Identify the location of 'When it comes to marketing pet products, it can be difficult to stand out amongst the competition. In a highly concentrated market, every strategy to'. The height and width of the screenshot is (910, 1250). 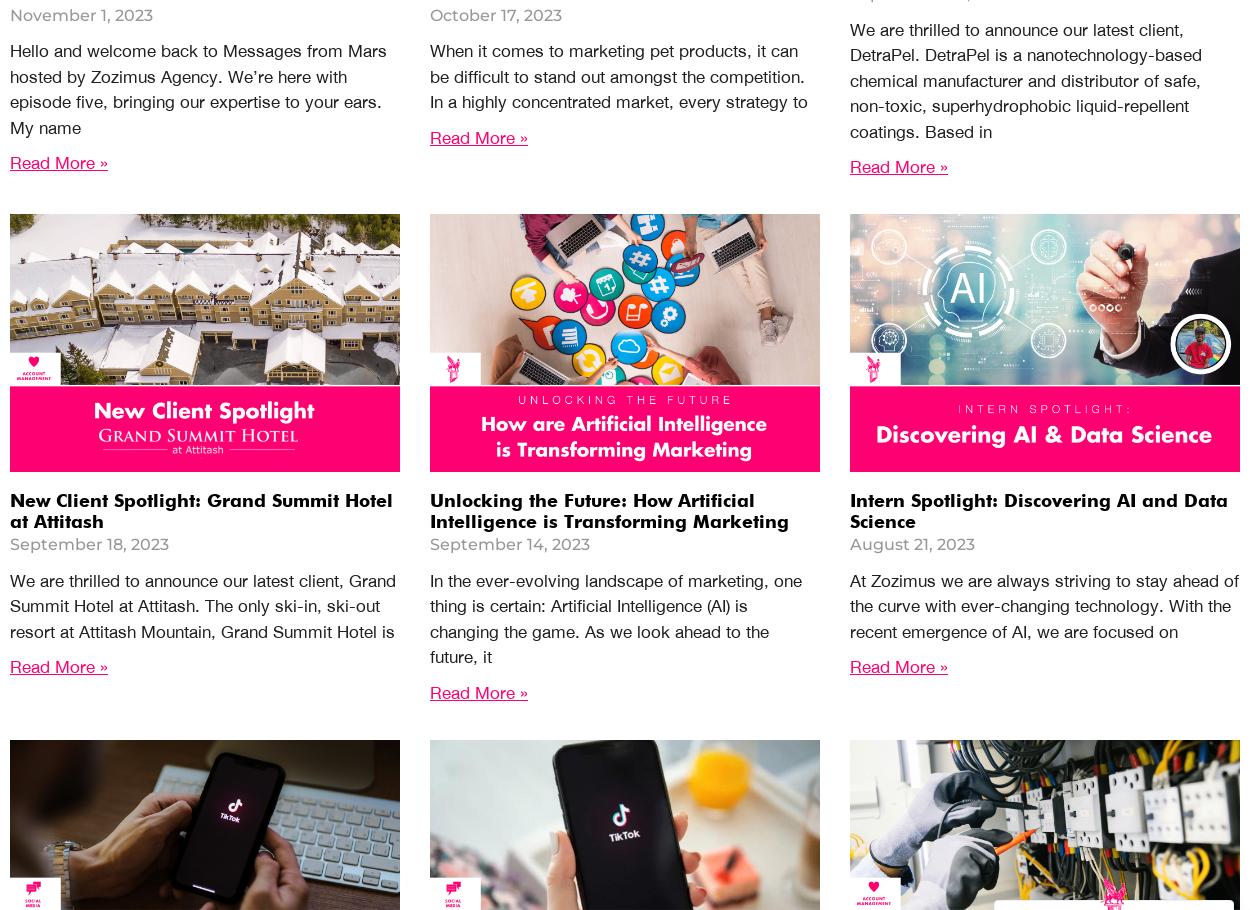
(618, 75).